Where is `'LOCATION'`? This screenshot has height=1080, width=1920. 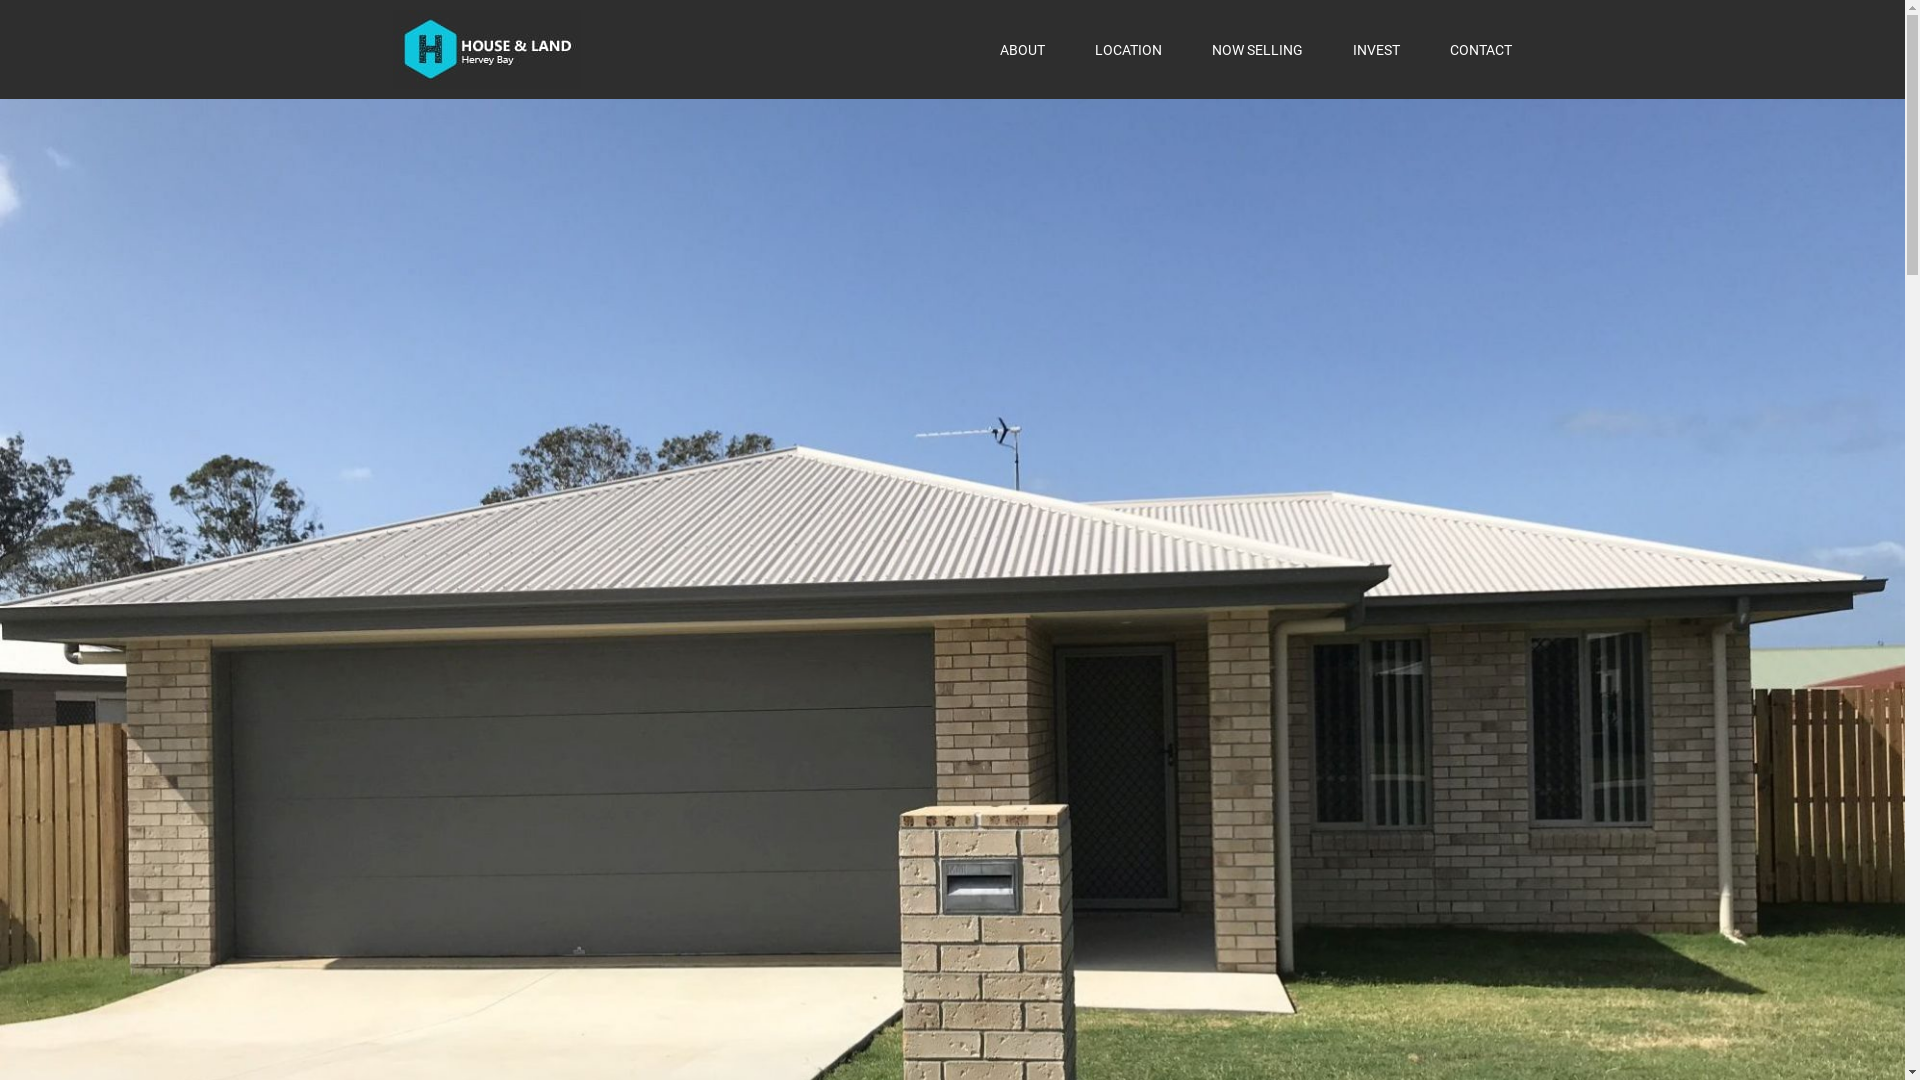 'LOCATION' is located at coordinates (1128, 48).